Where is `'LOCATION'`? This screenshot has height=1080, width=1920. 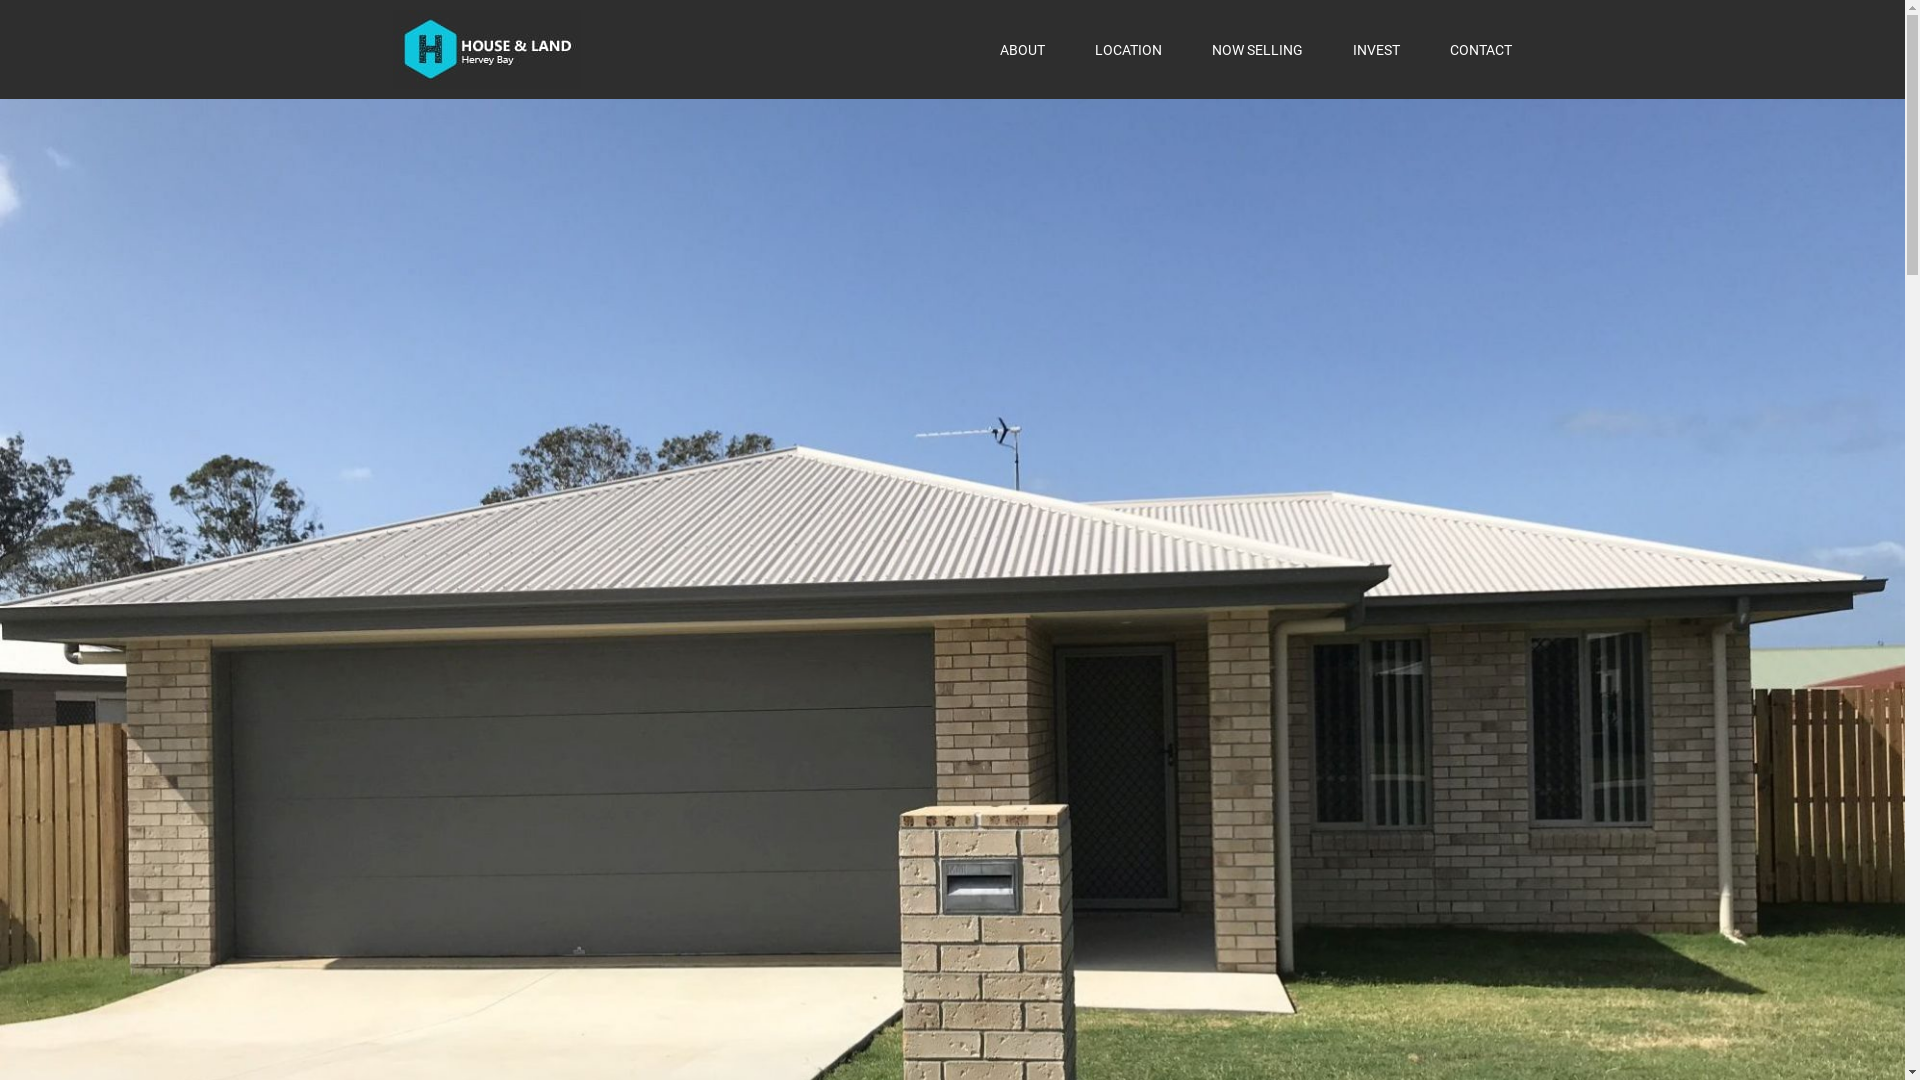 'LOCATION' is located at coordinates (1128, 48).